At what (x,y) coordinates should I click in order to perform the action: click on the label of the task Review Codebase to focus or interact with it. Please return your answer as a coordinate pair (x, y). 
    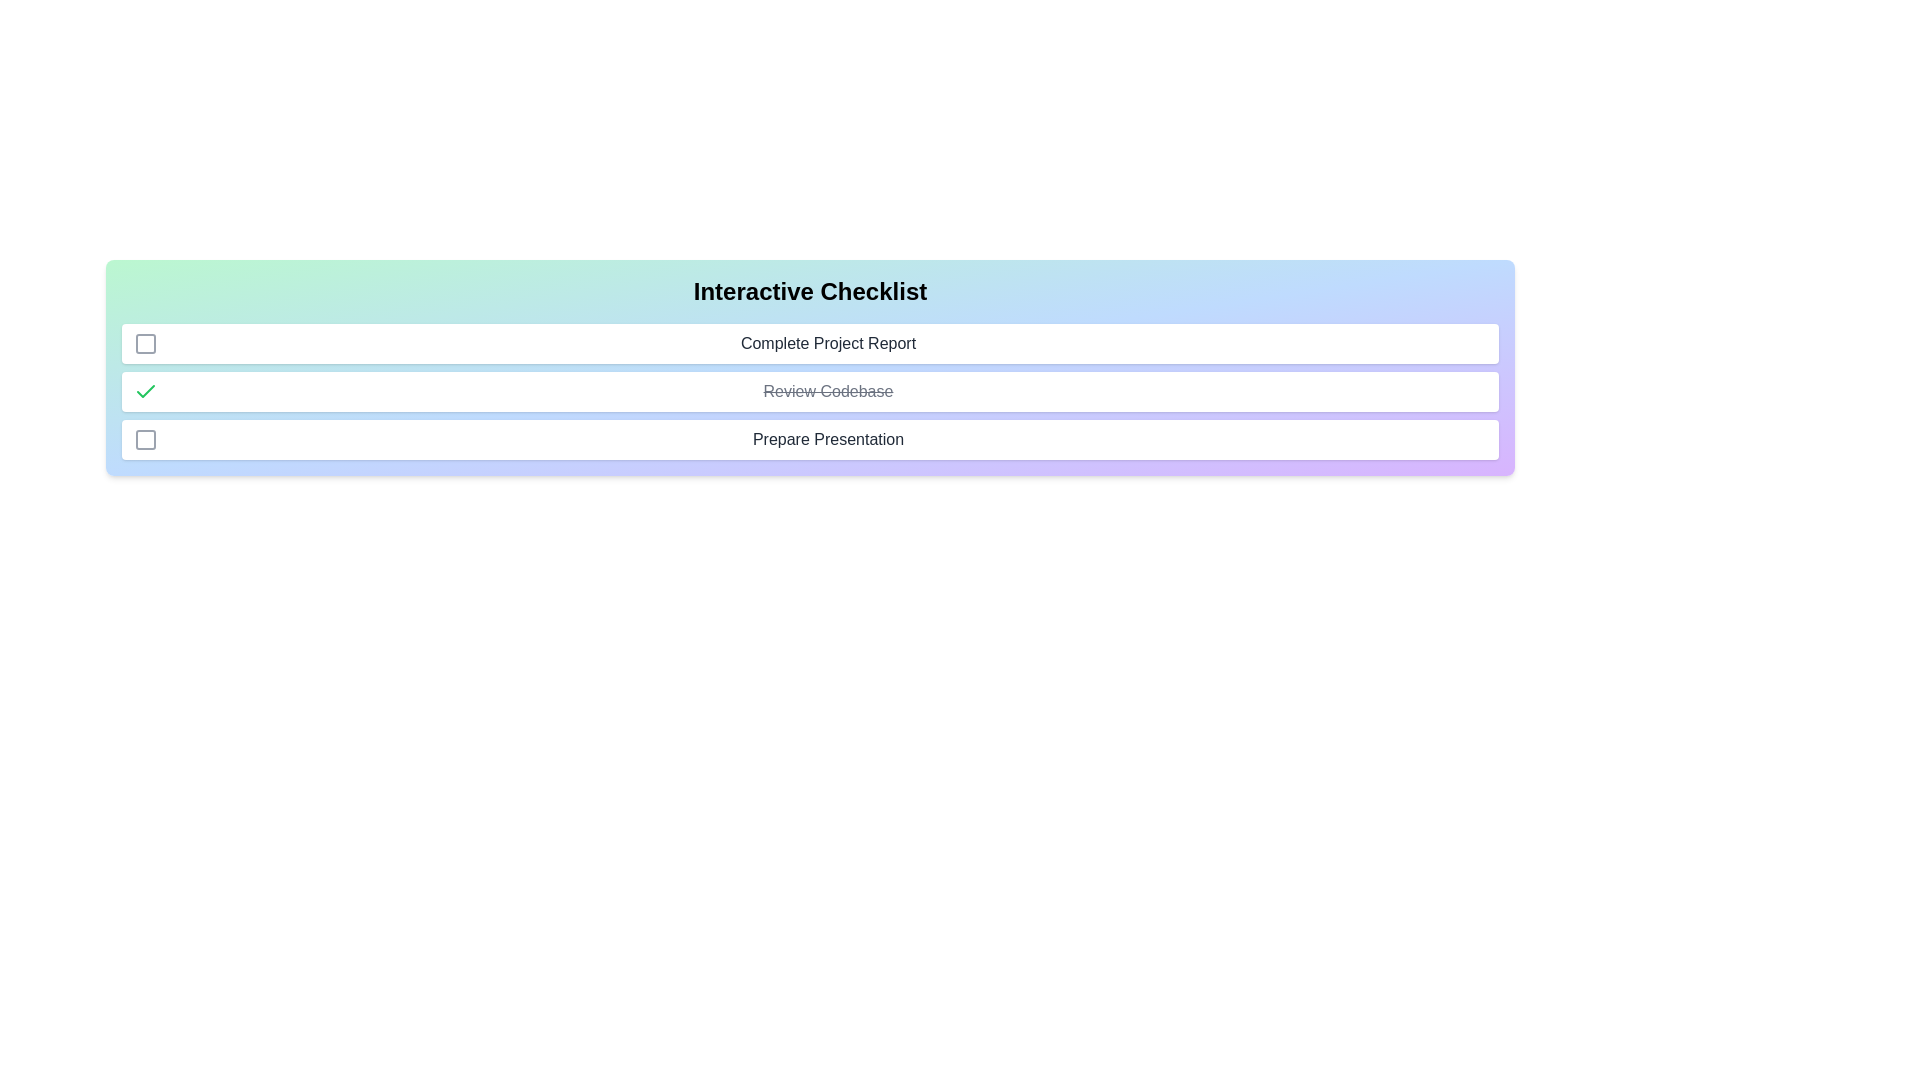
    Looking at the image, I should click on (828, 392).